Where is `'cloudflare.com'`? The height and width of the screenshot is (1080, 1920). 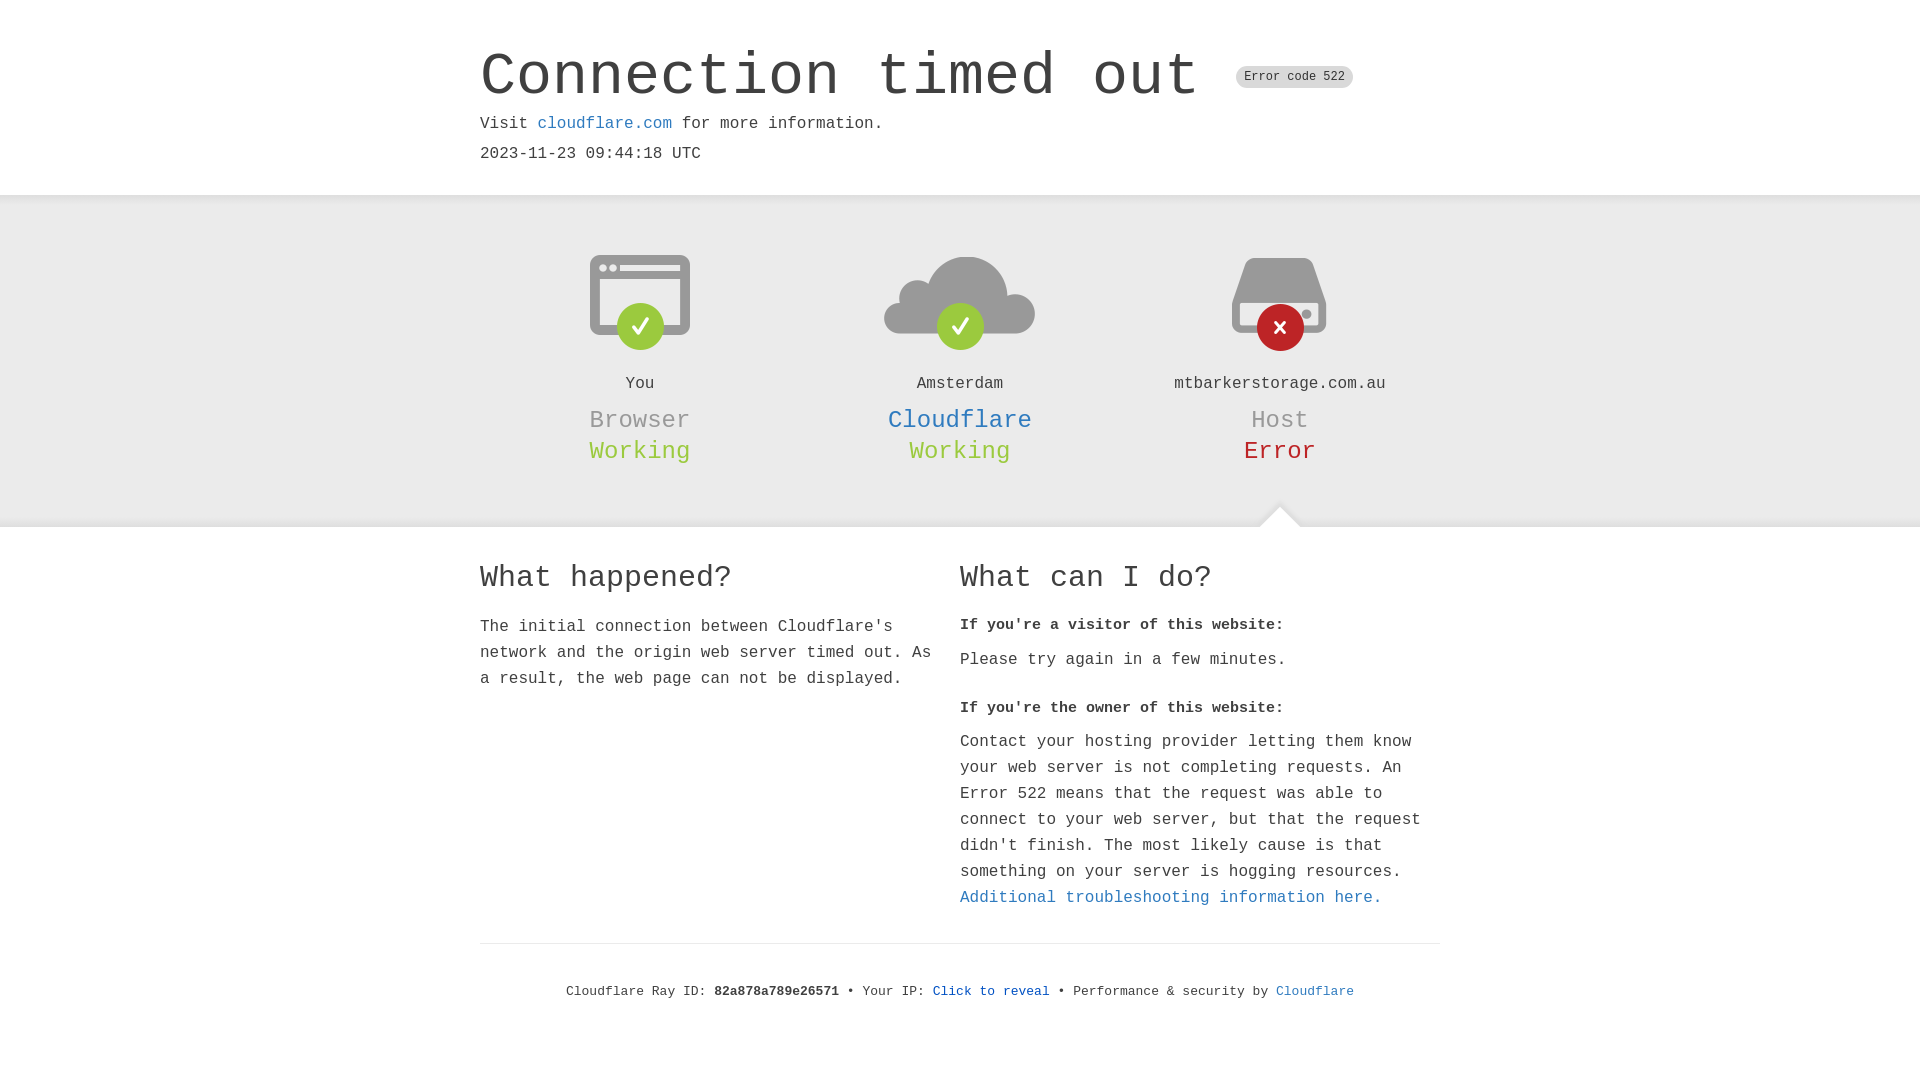
'cloudflare.com' is located at coordinates (603, 123).